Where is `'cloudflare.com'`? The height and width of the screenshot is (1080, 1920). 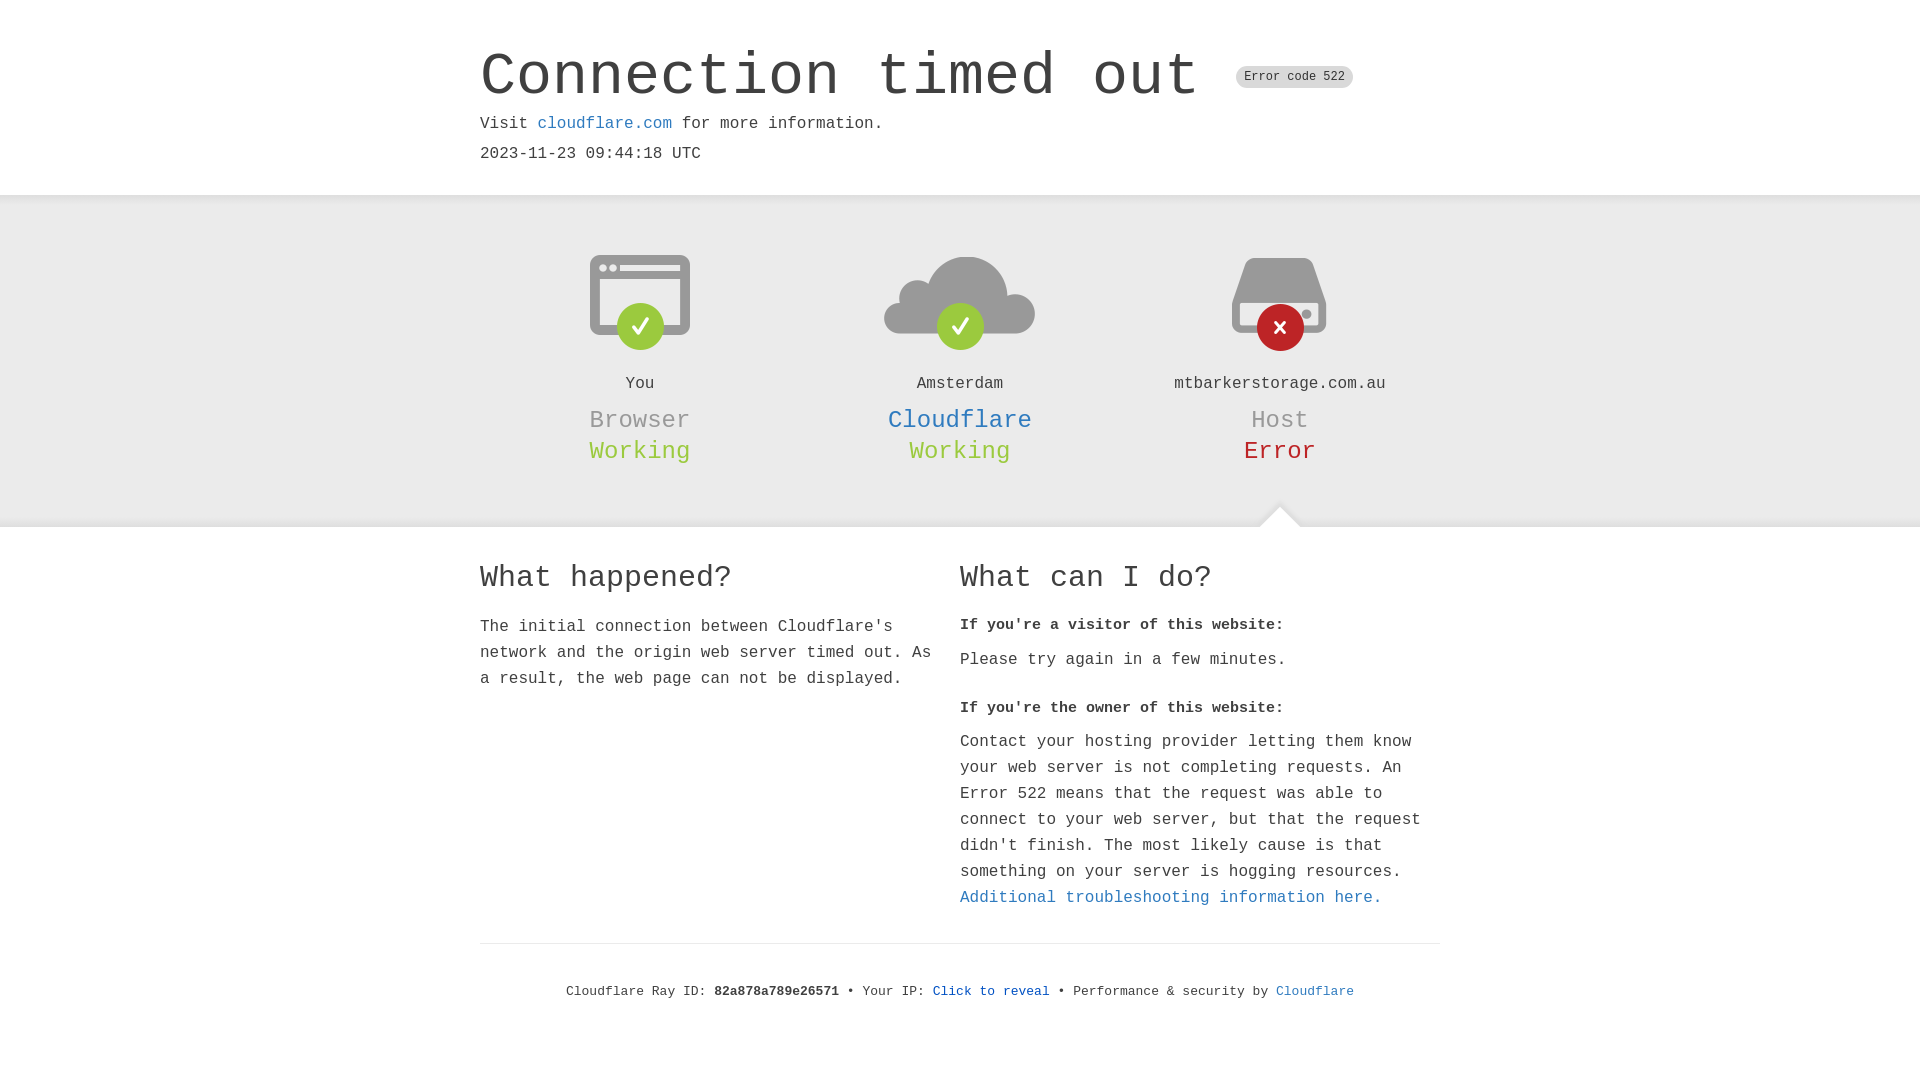
'cloudflare.com' is located at coordinates (603, 123).